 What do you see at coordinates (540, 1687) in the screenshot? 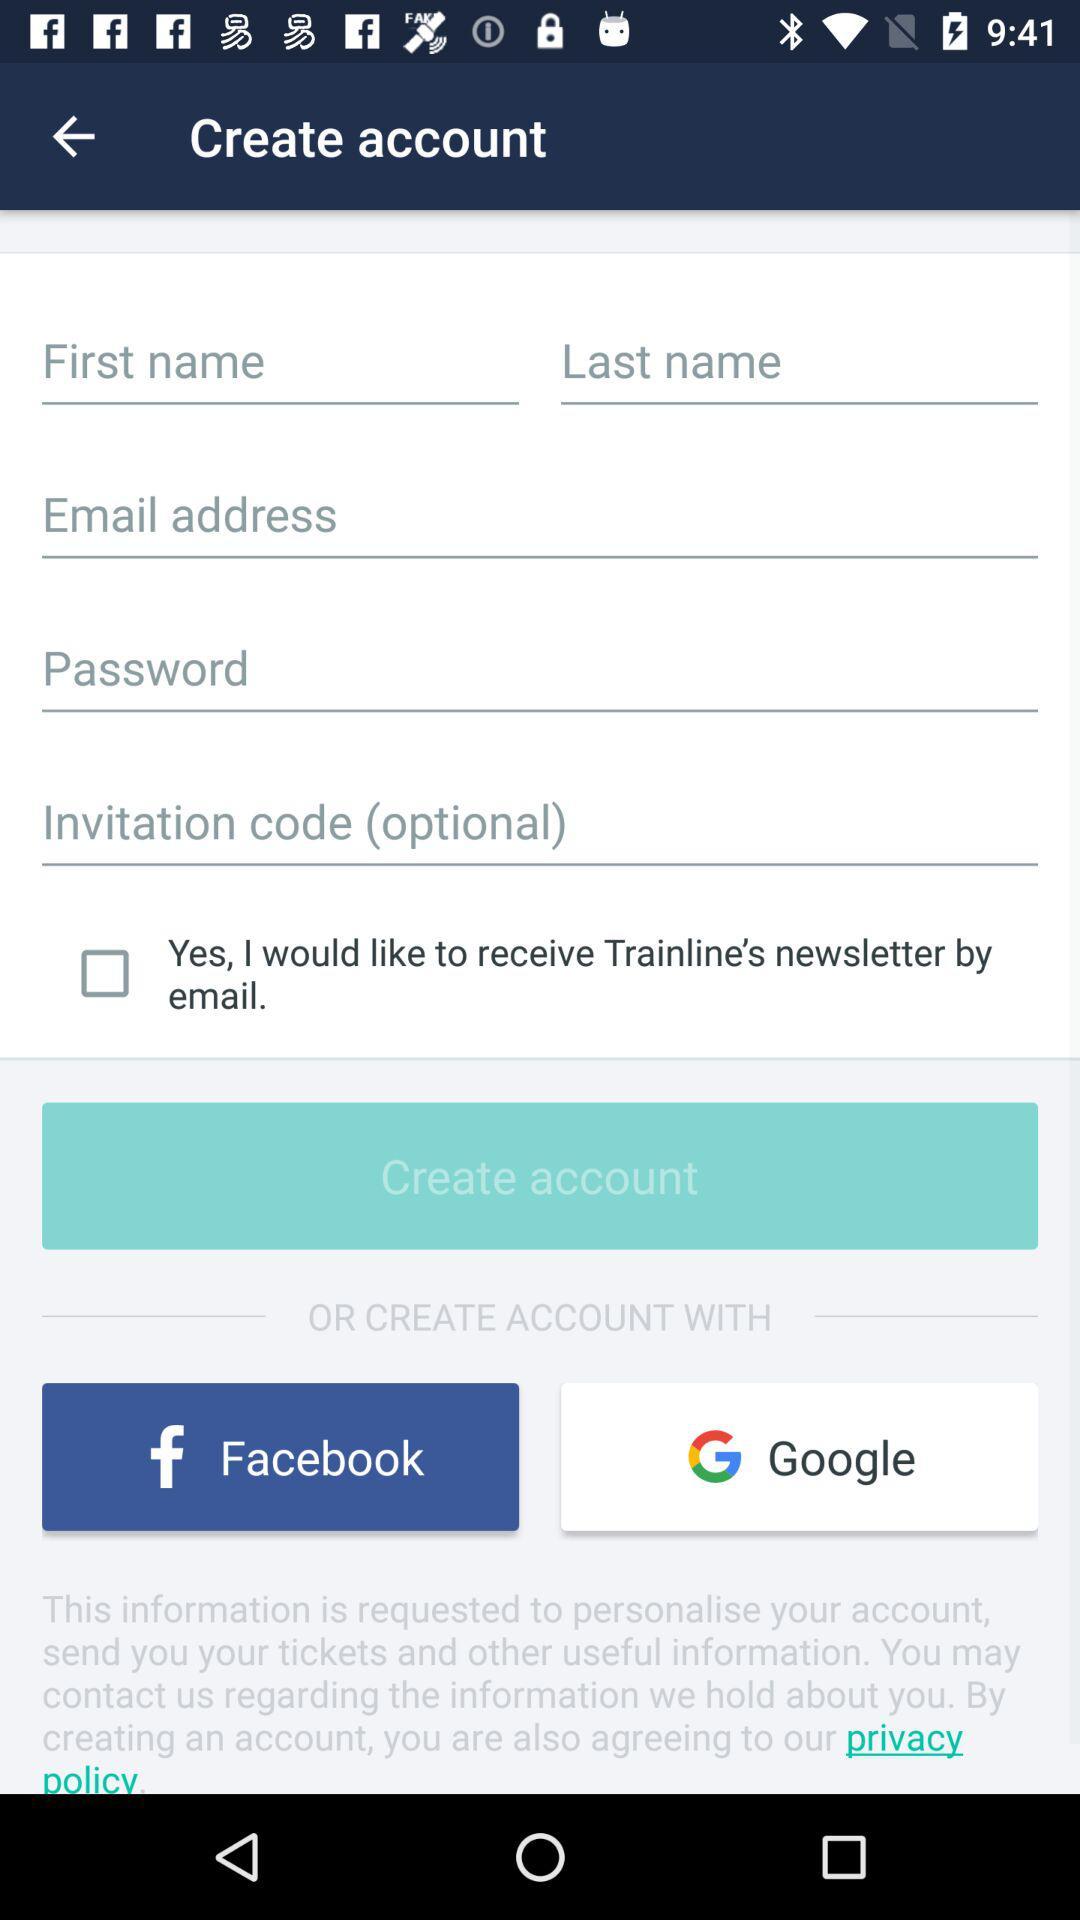
I see `this information is item` at bounding box center [540, 1687].